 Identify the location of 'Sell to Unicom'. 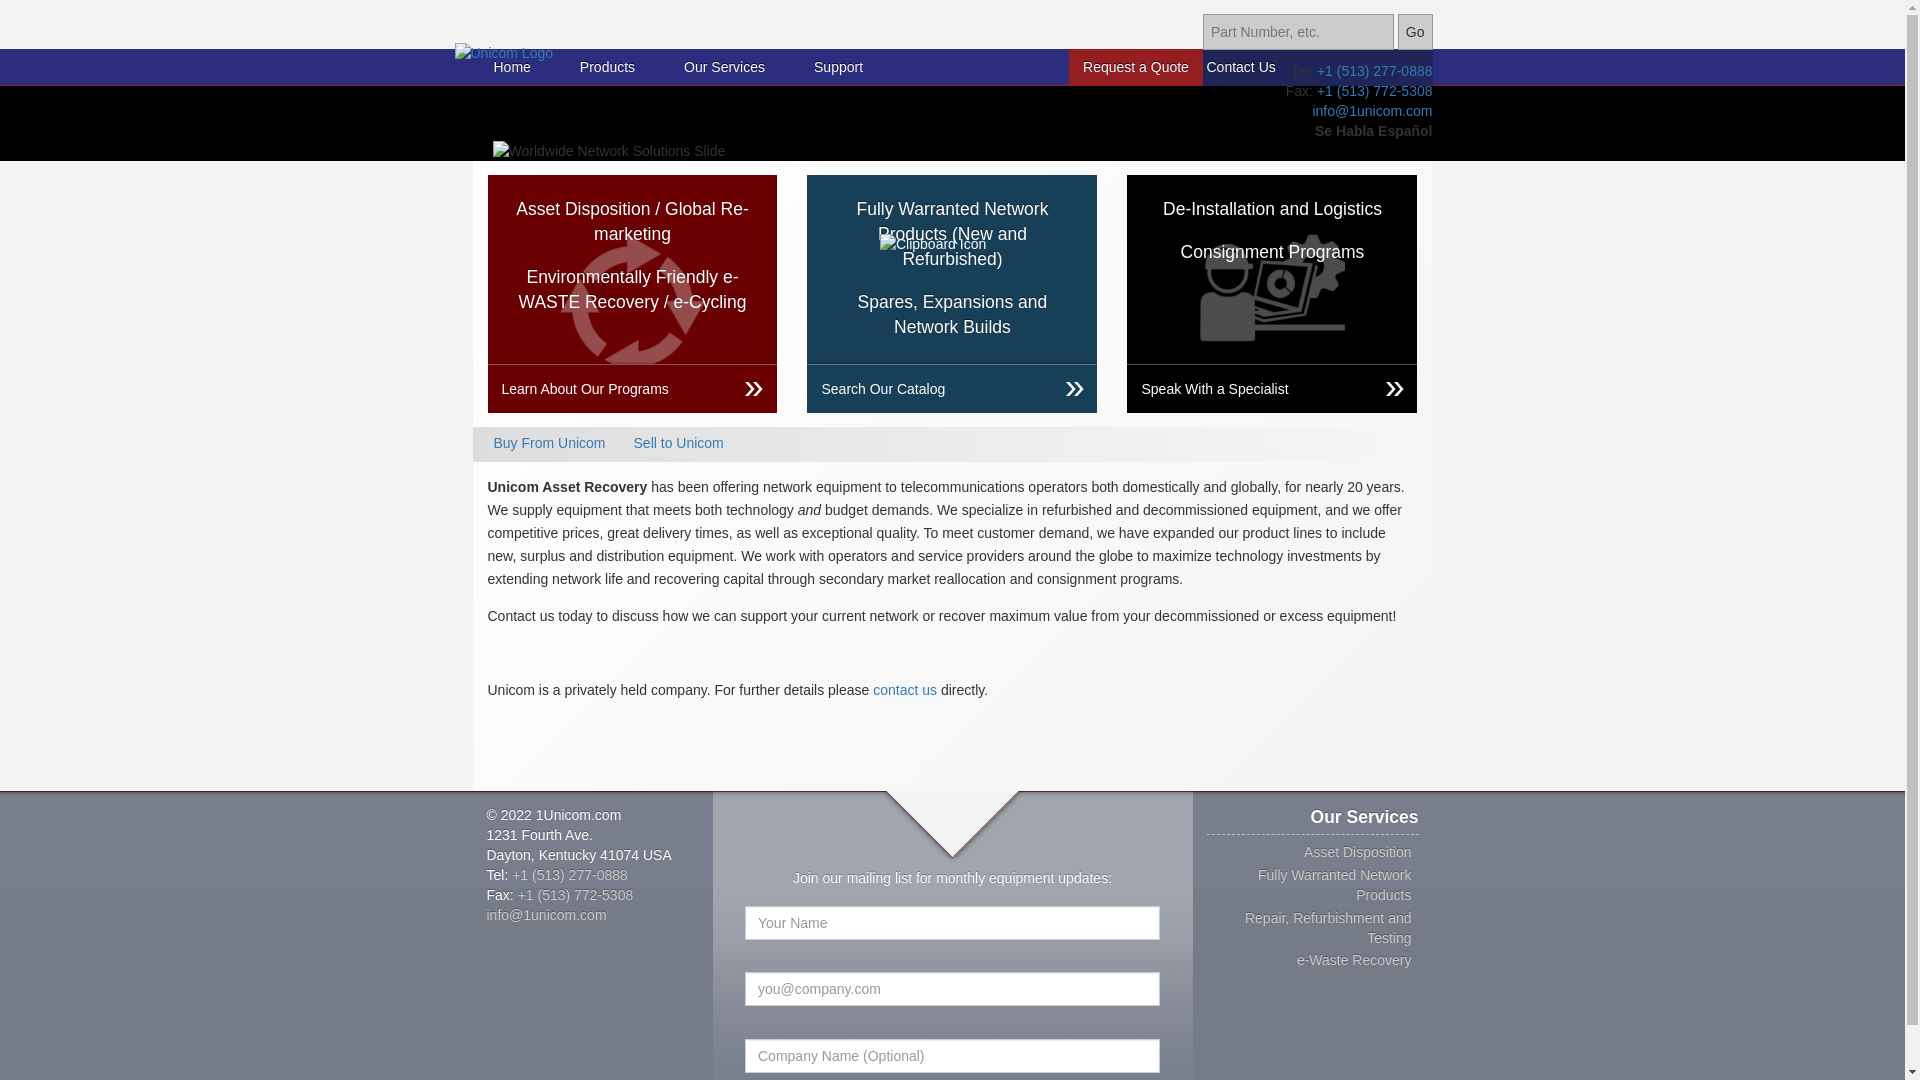
(678, 442).